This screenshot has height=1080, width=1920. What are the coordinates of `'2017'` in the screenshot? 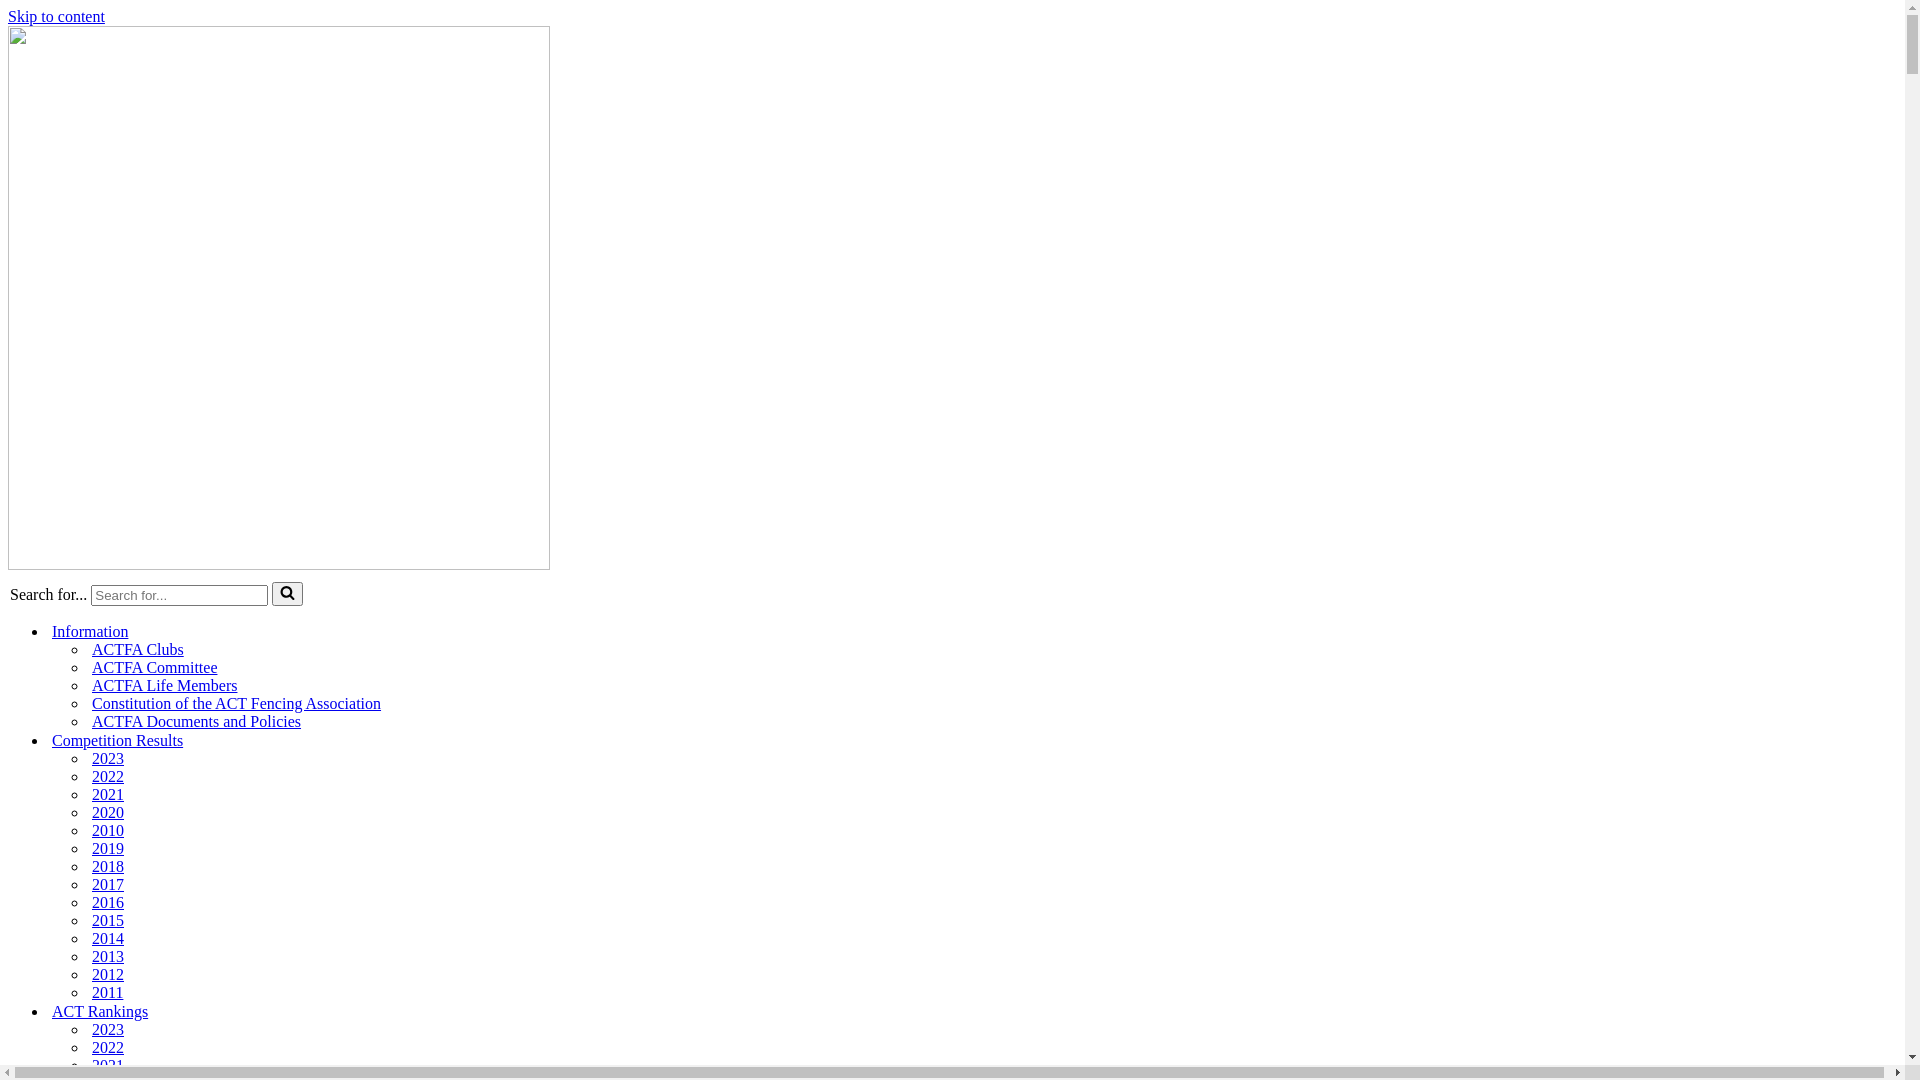 It's located at (107, 883).